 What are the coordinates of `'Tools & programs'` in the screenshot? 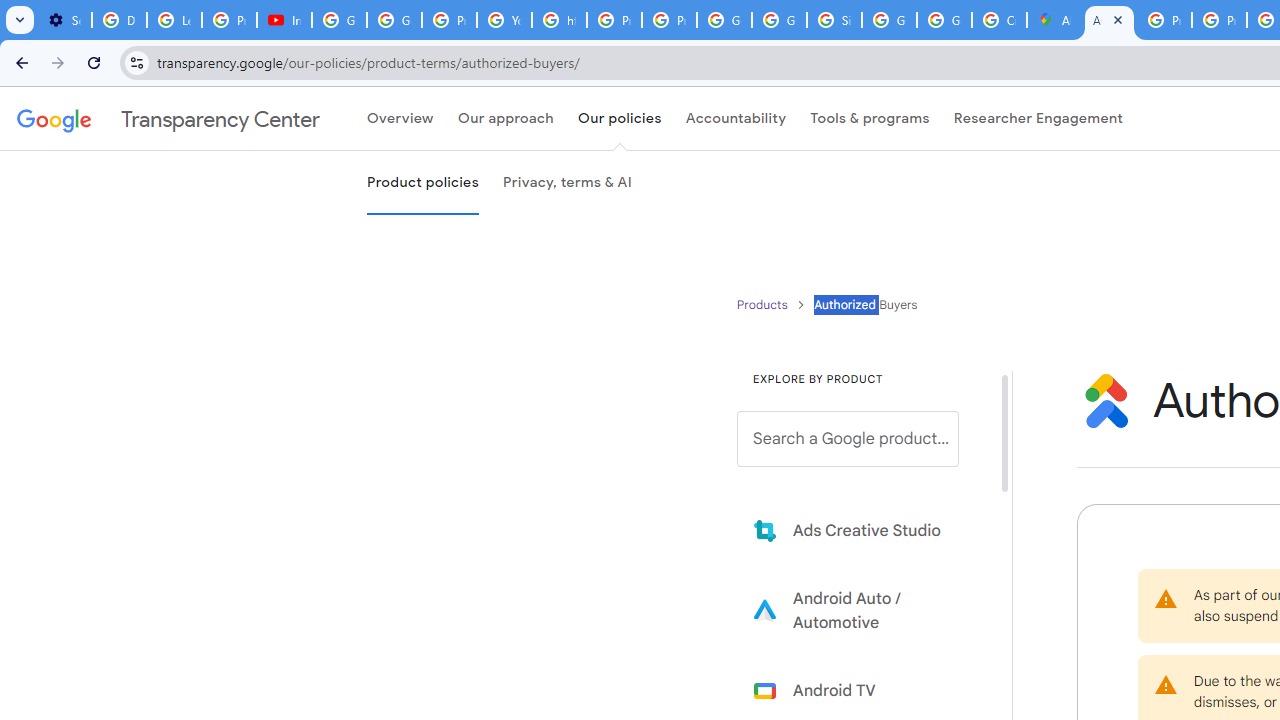 It's located at (869, 119).